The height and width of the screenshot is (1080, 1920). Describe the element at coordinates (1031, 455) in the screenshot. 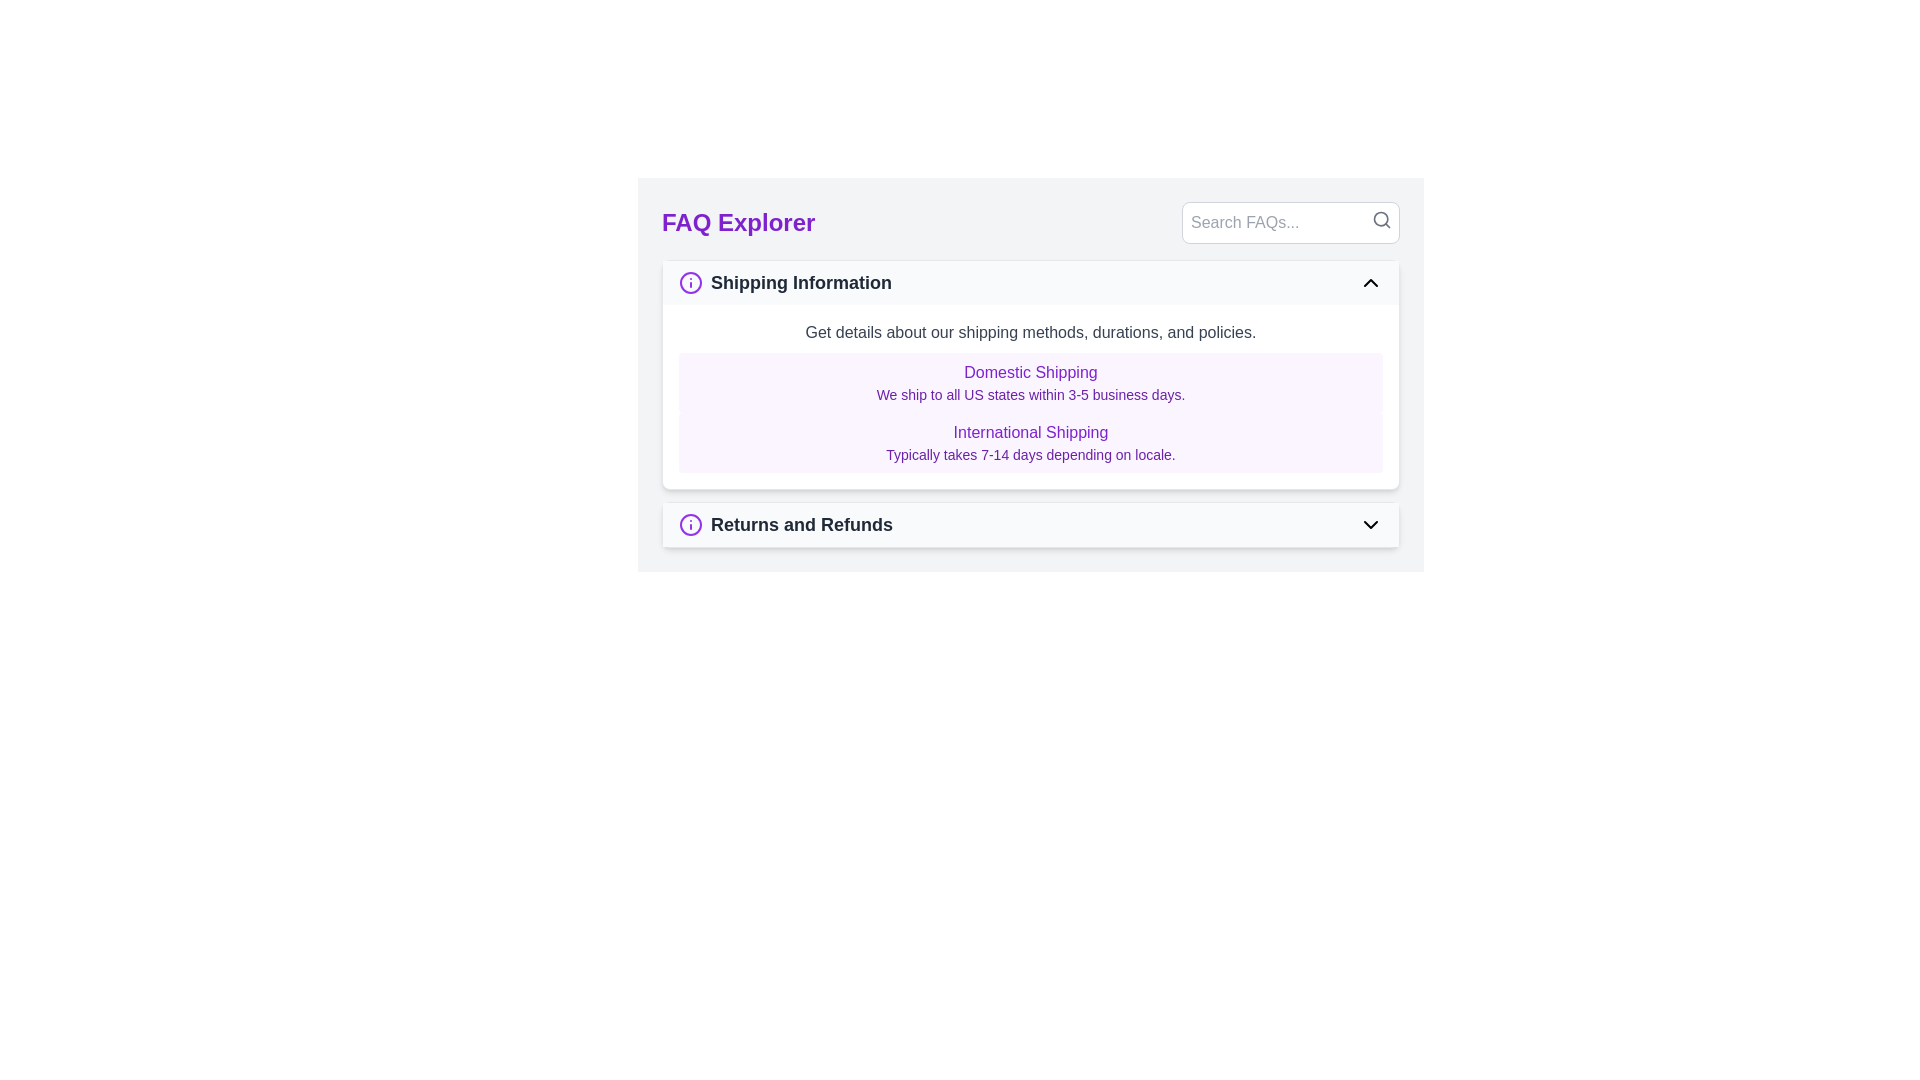

I see `the text field that provides additional details about the 'International Shipping' option, located beneath the 'International Shipping' heading within a softly-colored purple box` at that location.